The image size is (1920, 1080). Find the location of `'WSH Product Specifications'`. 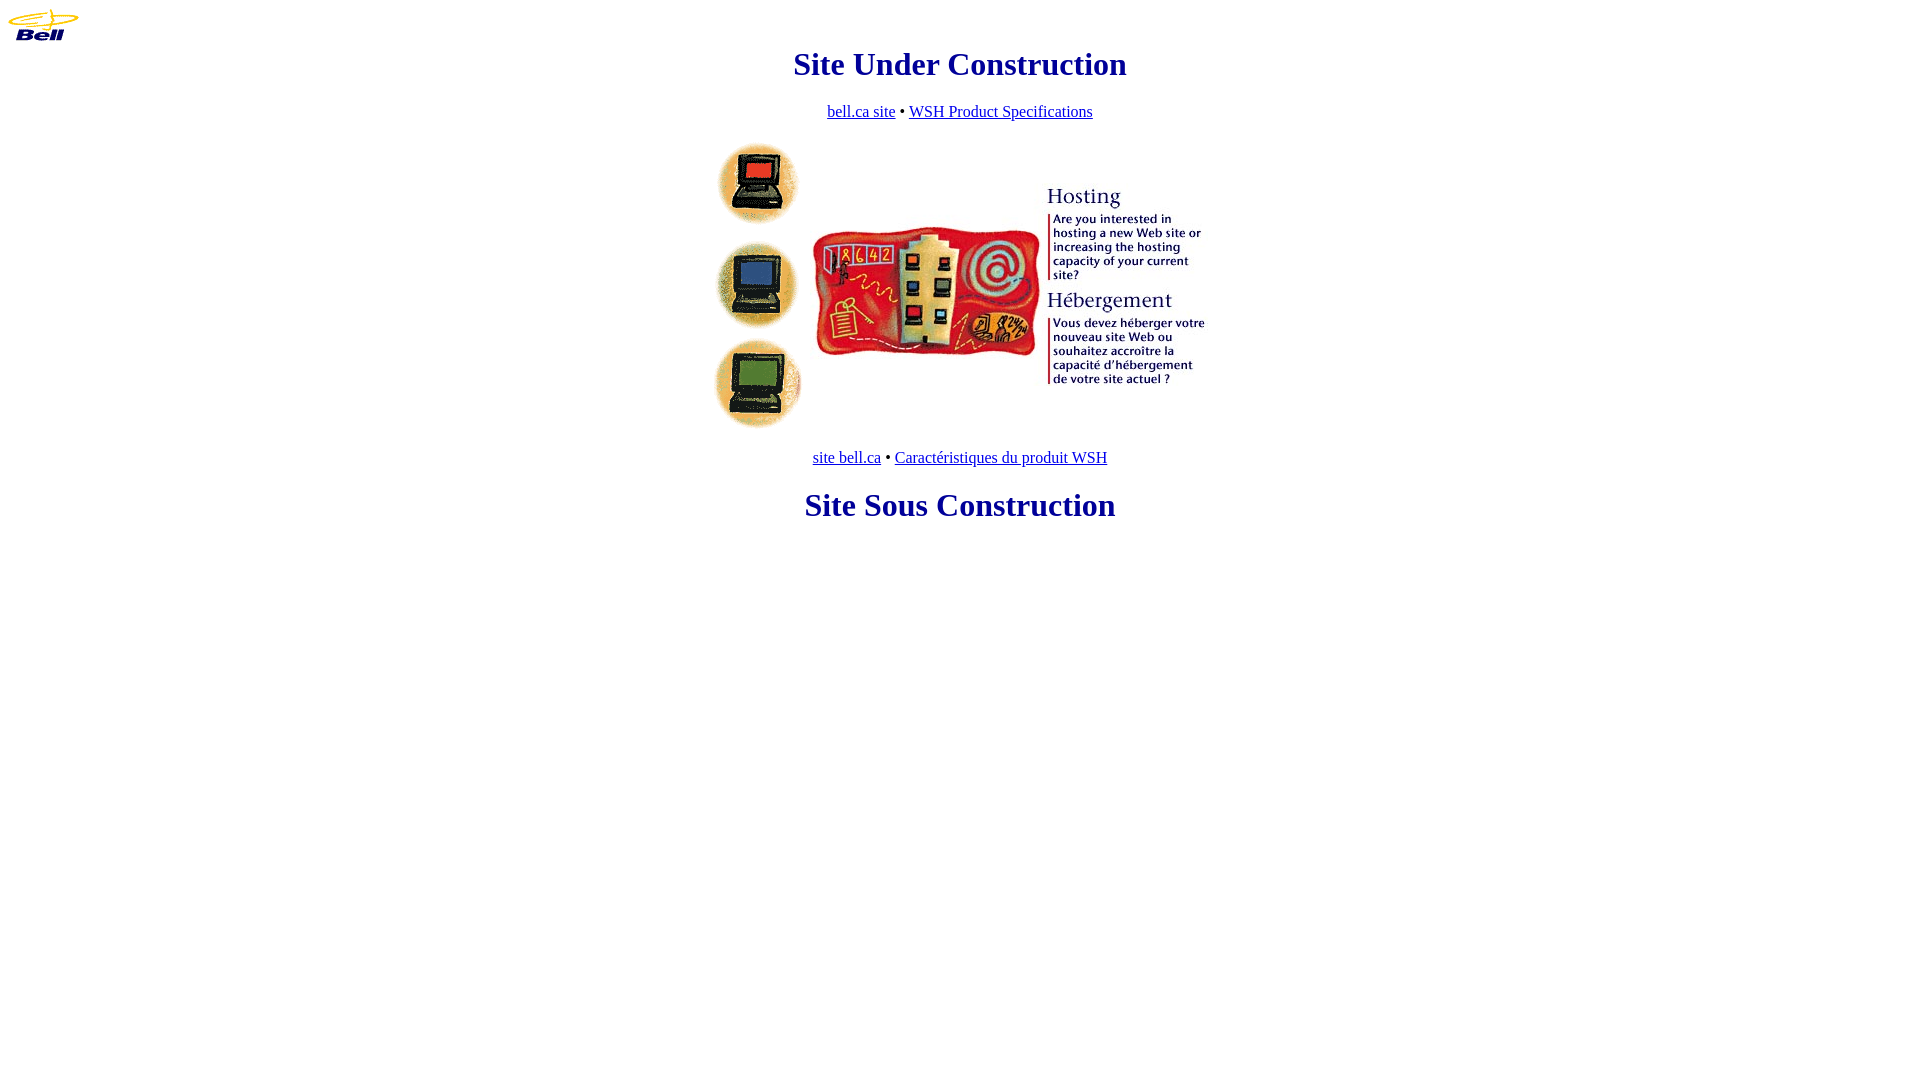

'WSH Product Specifications' is located at coordinates (1001, 111).